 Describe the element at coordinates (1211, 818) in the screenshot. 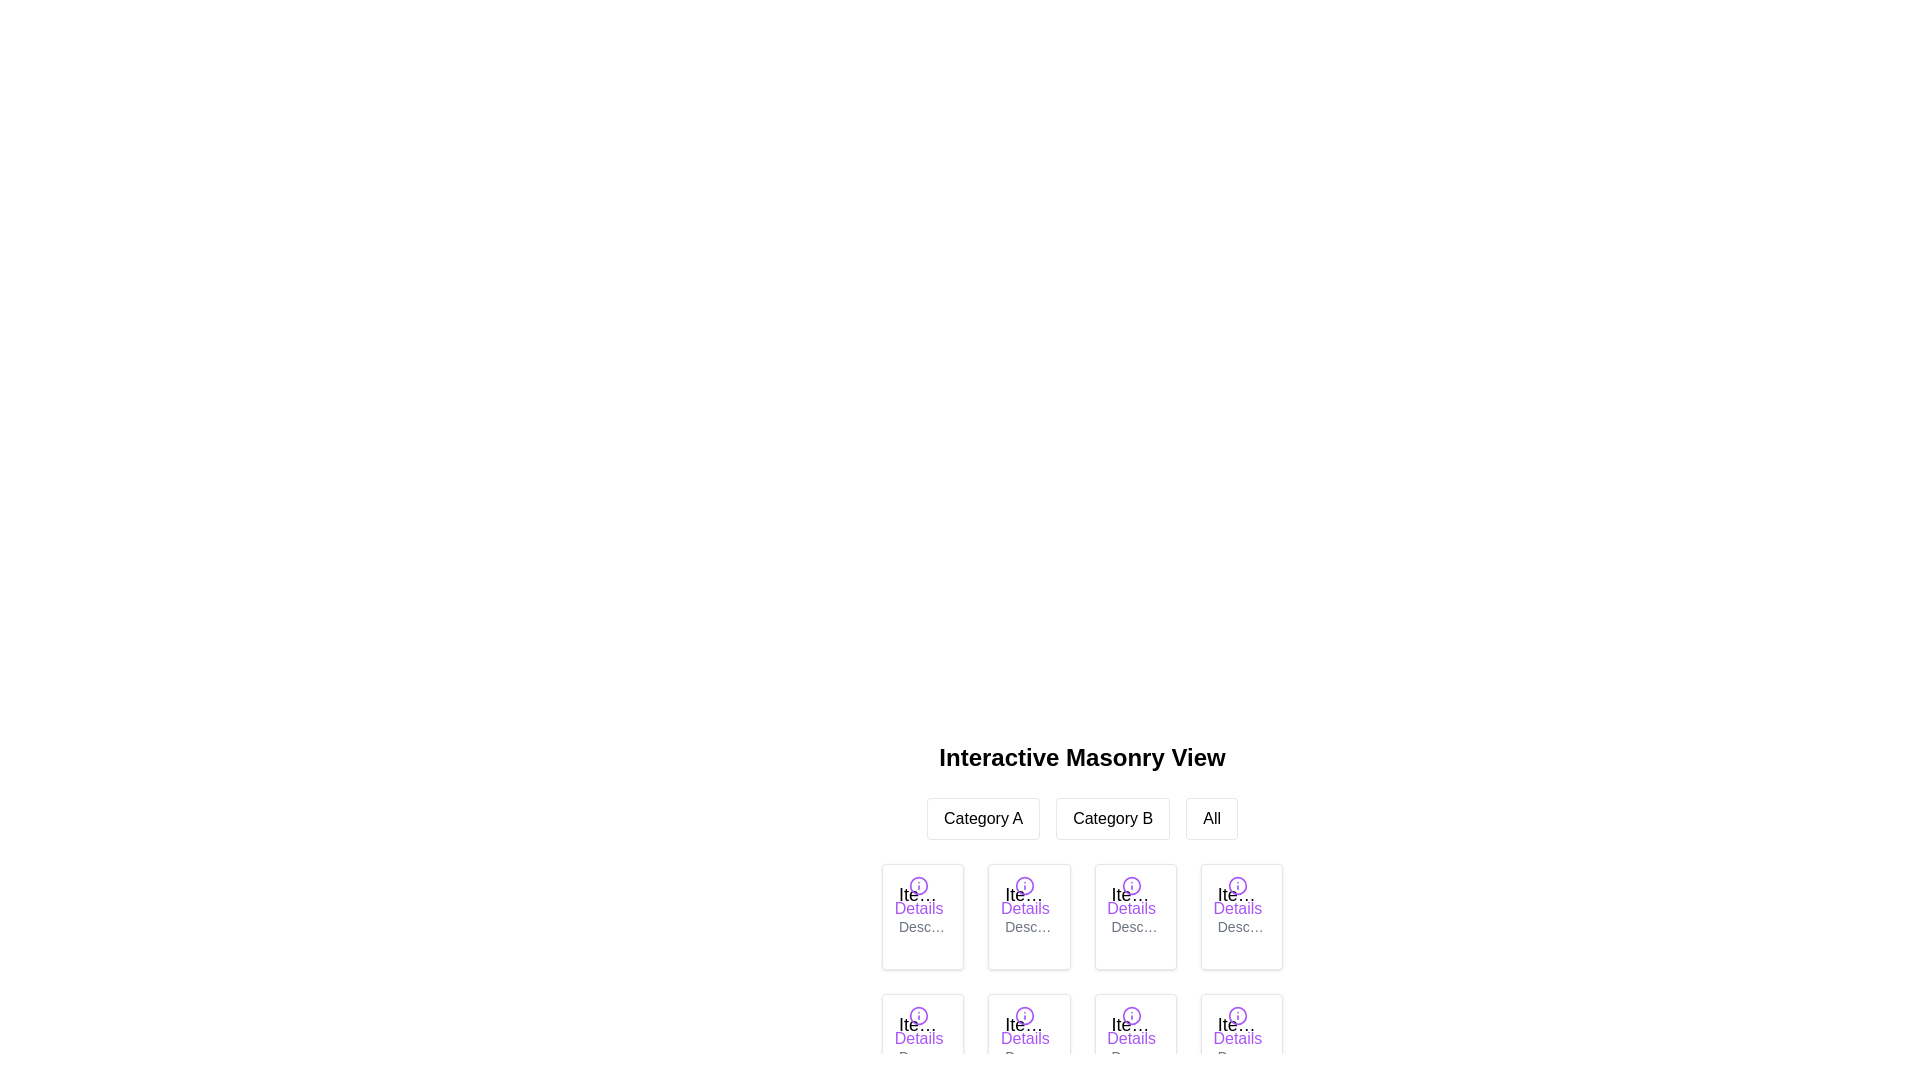

I see `the rectangular button labeled 'All' to filter content, which is the third button in a horizontal row of buttons below the heading 'Interactive Masonry View'` at that location.